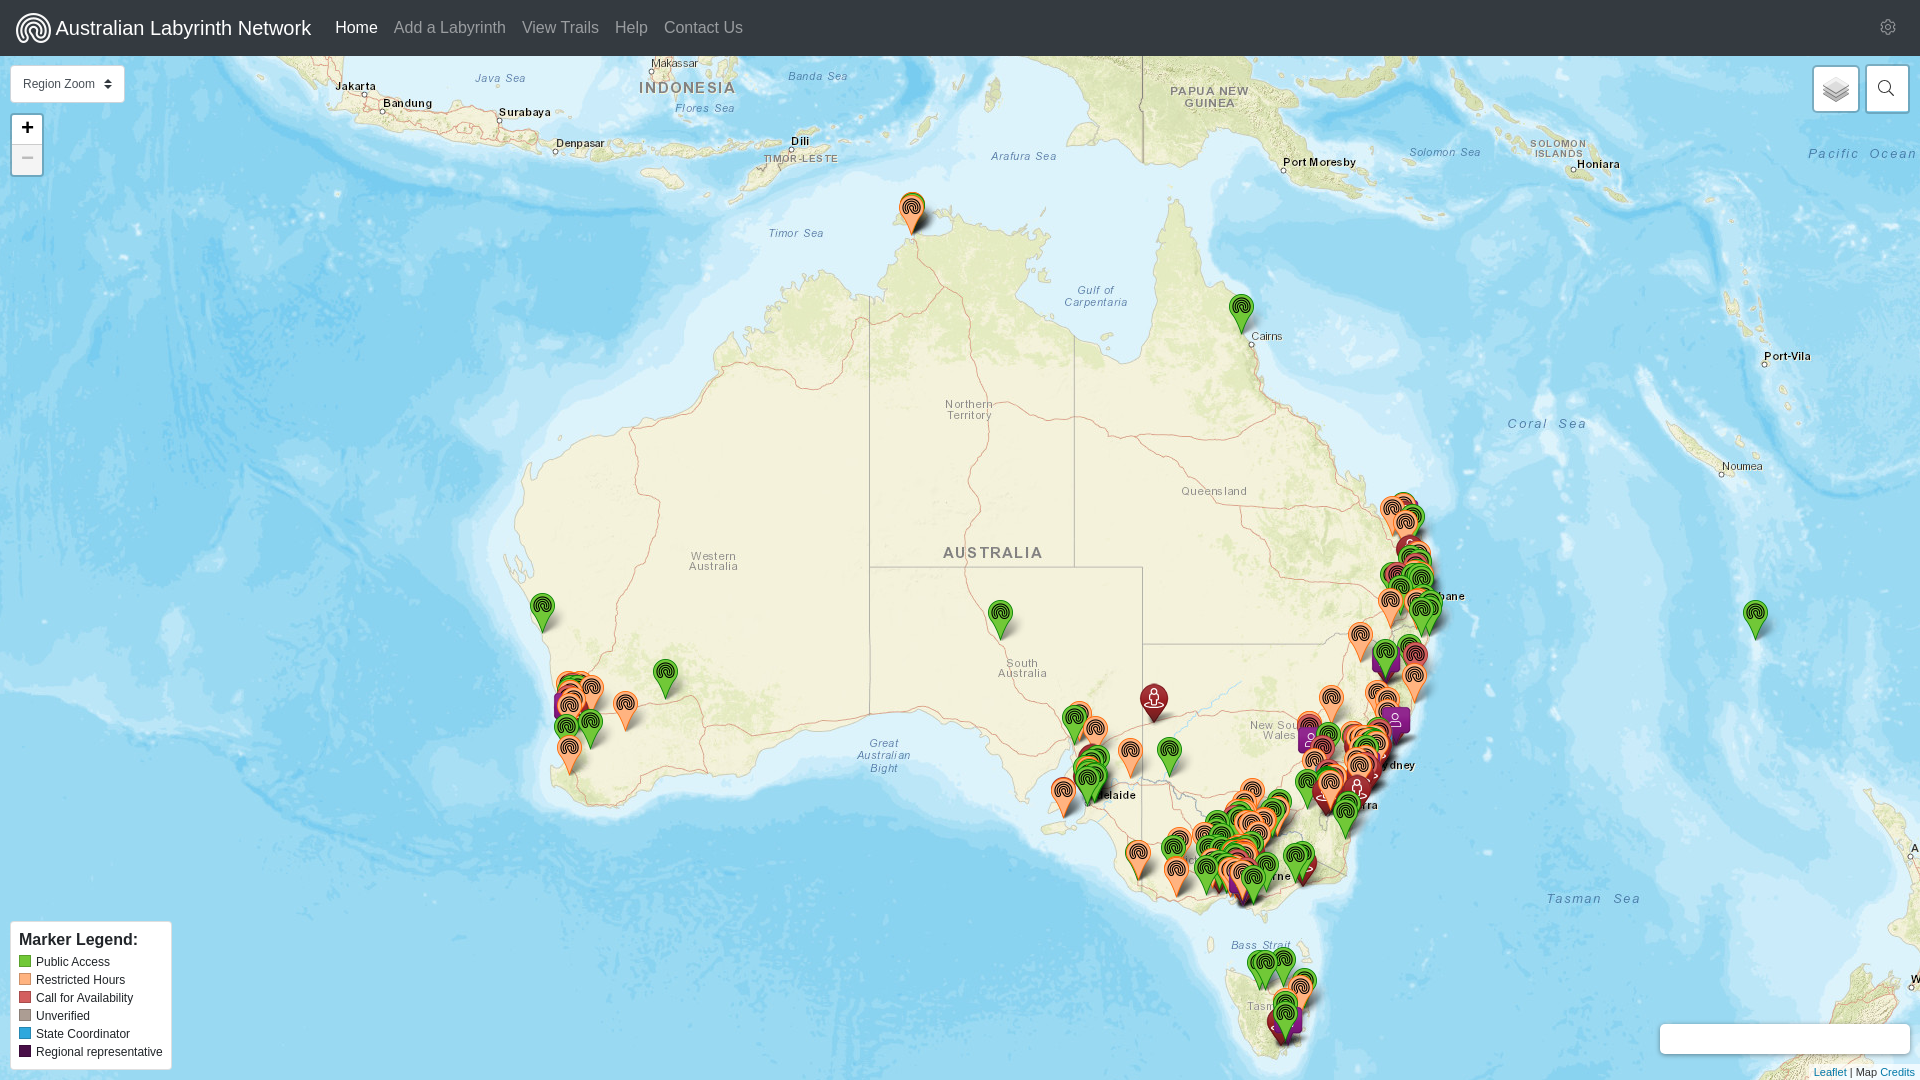  I want to click on 'Australian Labyrinth Network', so click(163, 27).